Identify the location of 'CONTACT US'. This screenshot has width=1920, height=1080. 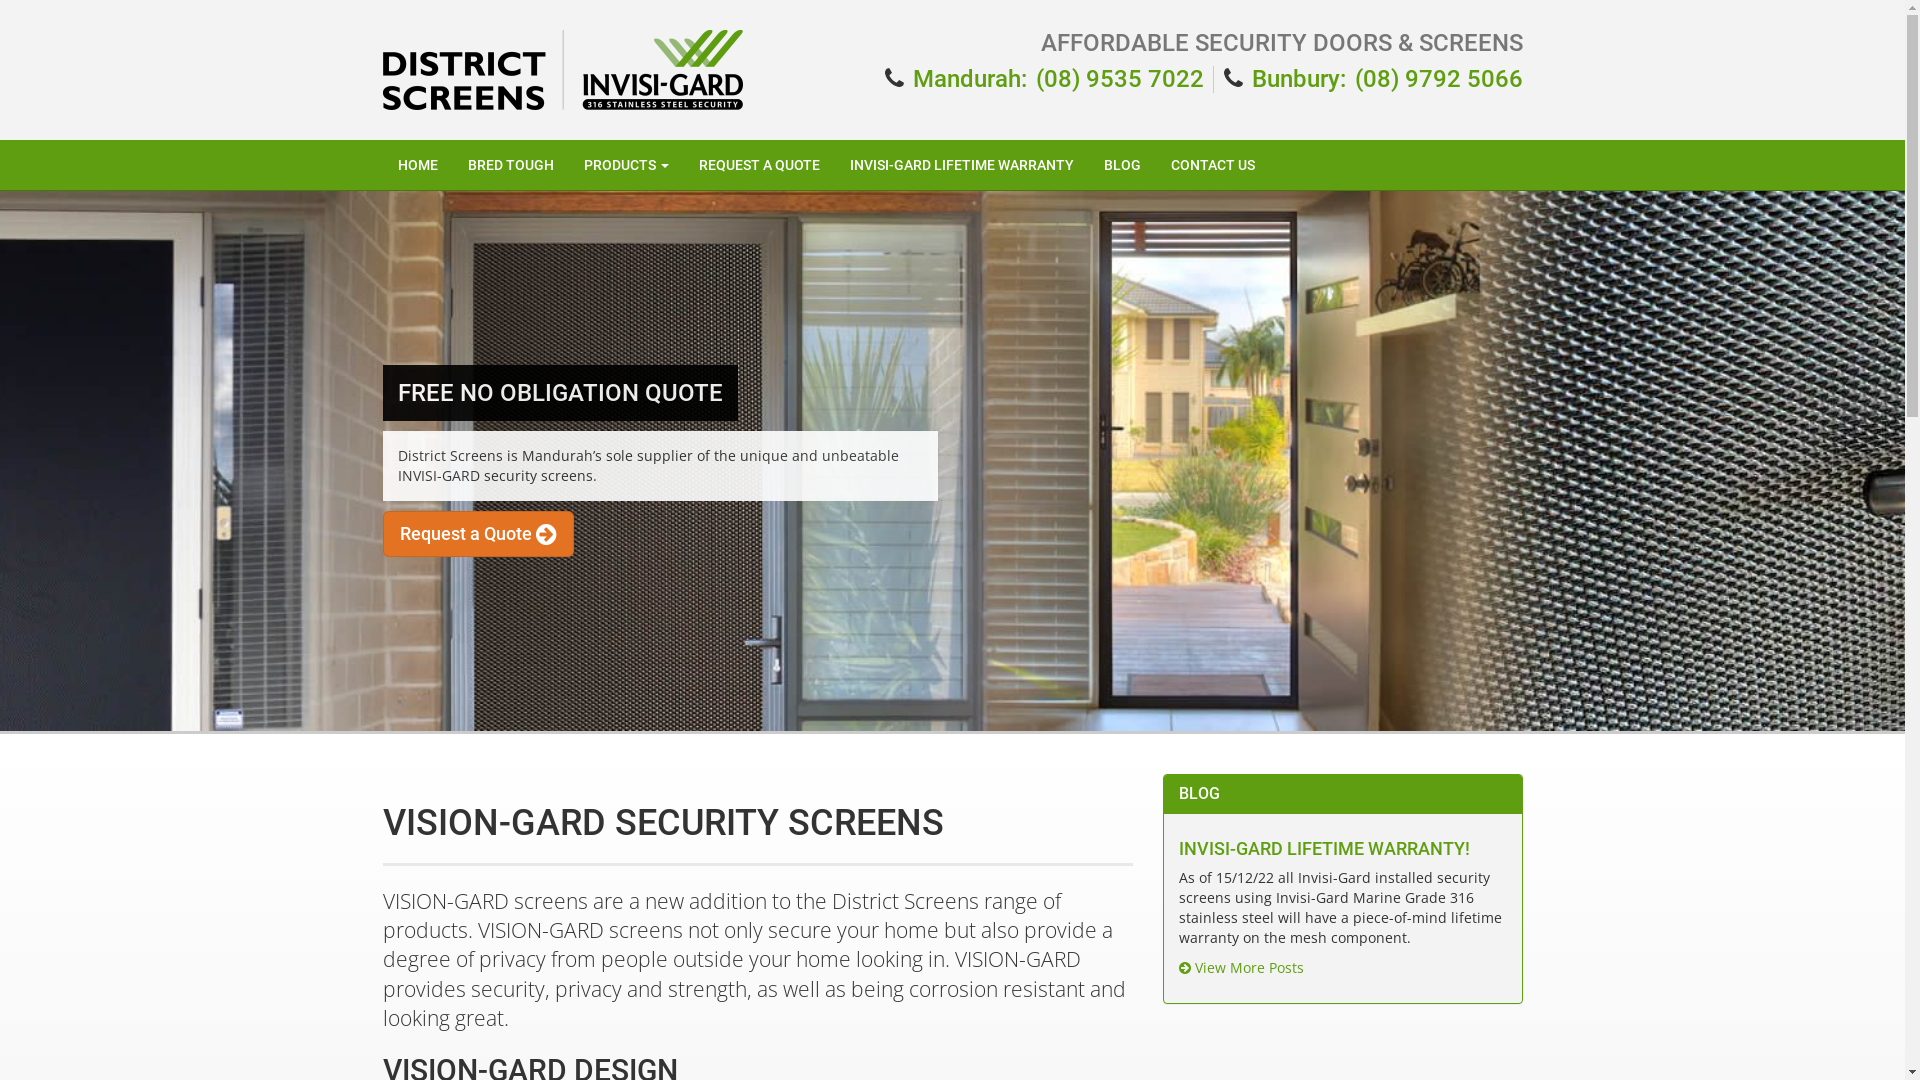
(1212, 164).